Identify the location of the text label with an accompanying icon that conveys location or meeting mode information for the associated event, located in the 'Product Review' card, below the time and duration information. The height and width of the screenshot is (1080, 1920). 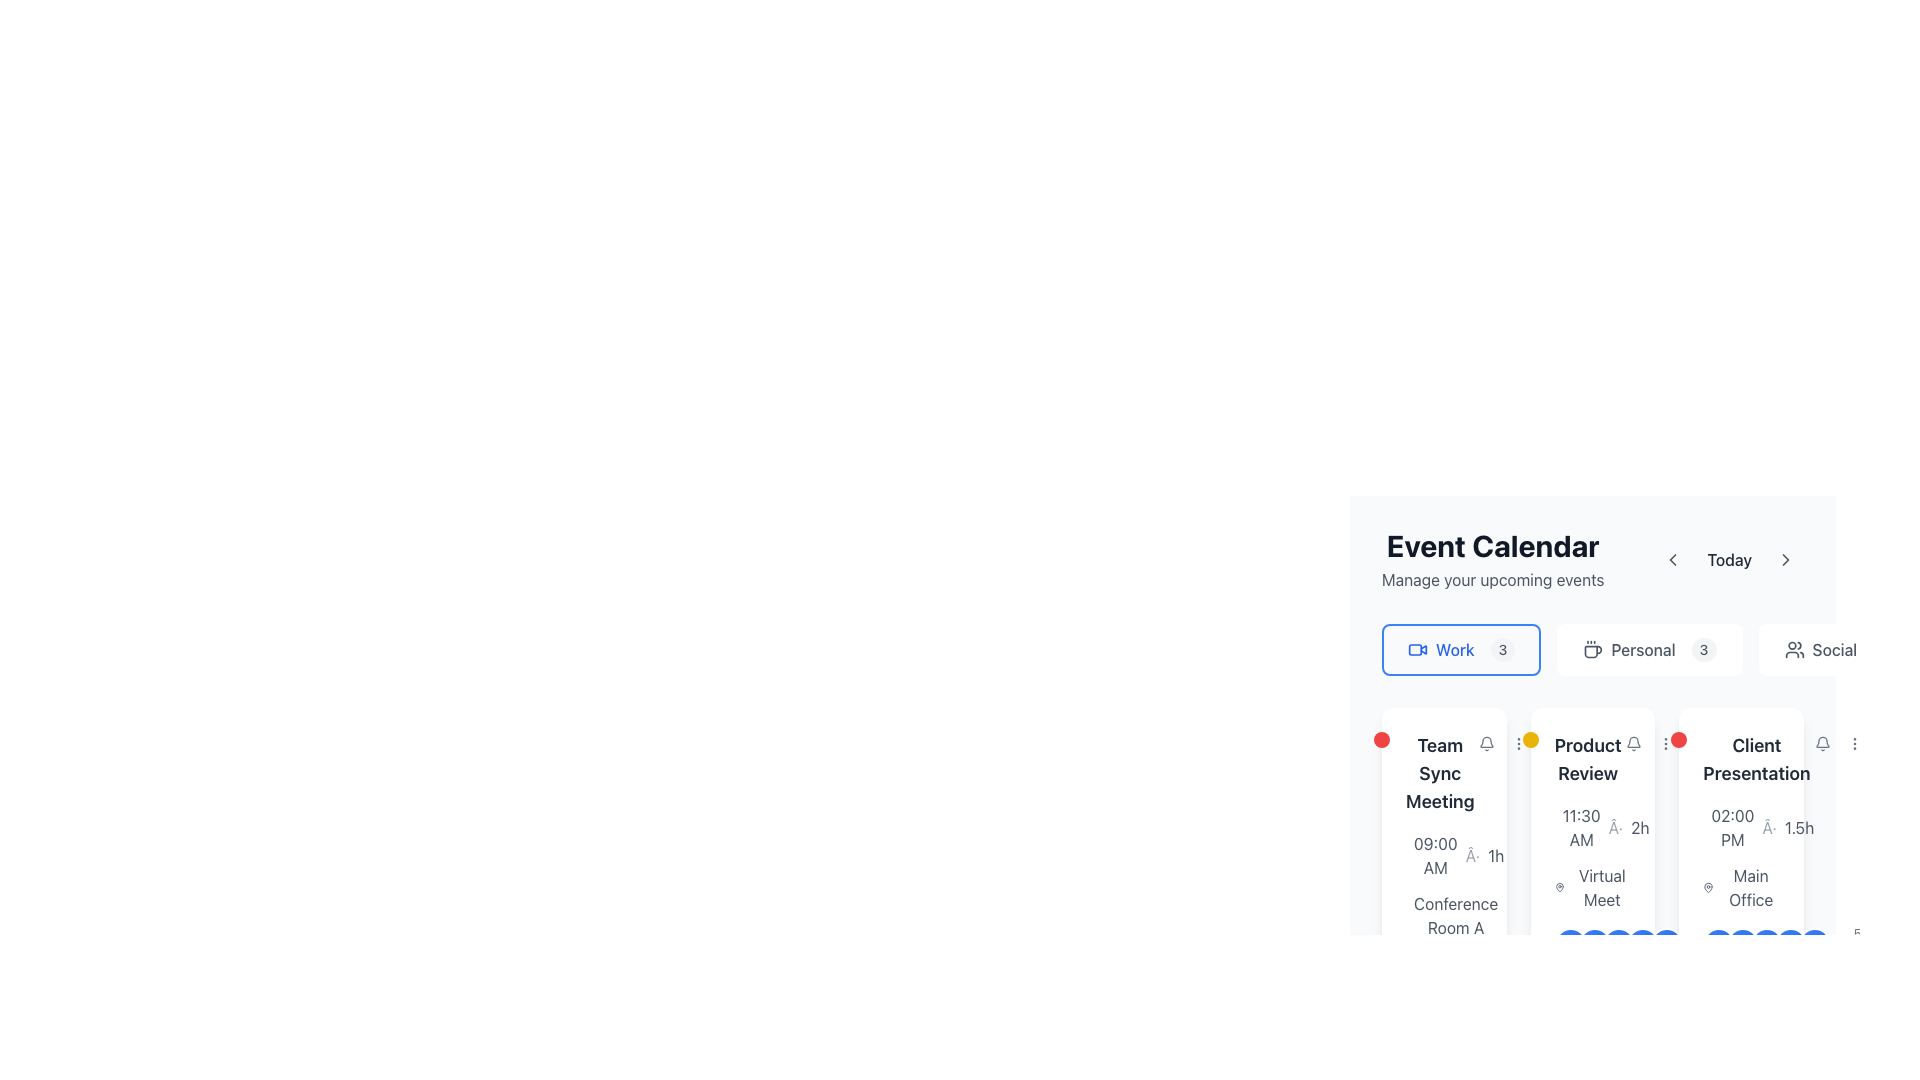
(1592, 886).